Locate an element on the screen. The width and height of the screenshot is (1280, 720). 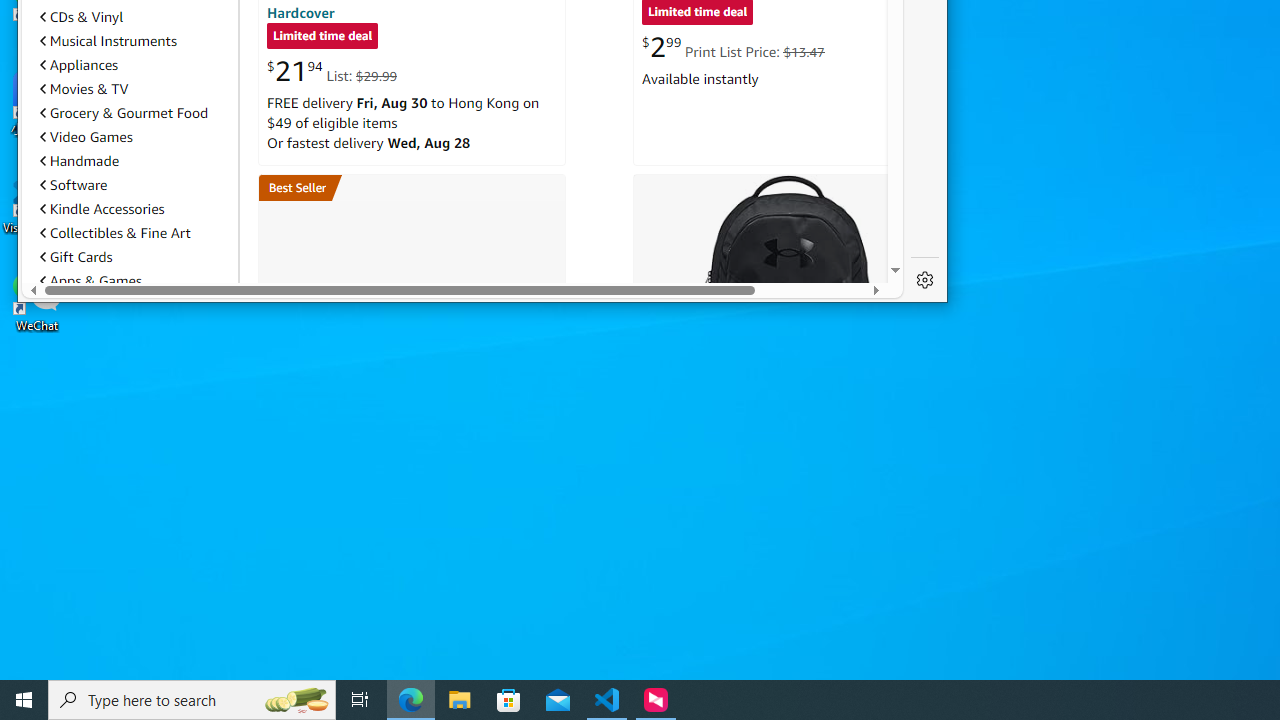
'Musical Instruments' is located at coordinates (107, 40).